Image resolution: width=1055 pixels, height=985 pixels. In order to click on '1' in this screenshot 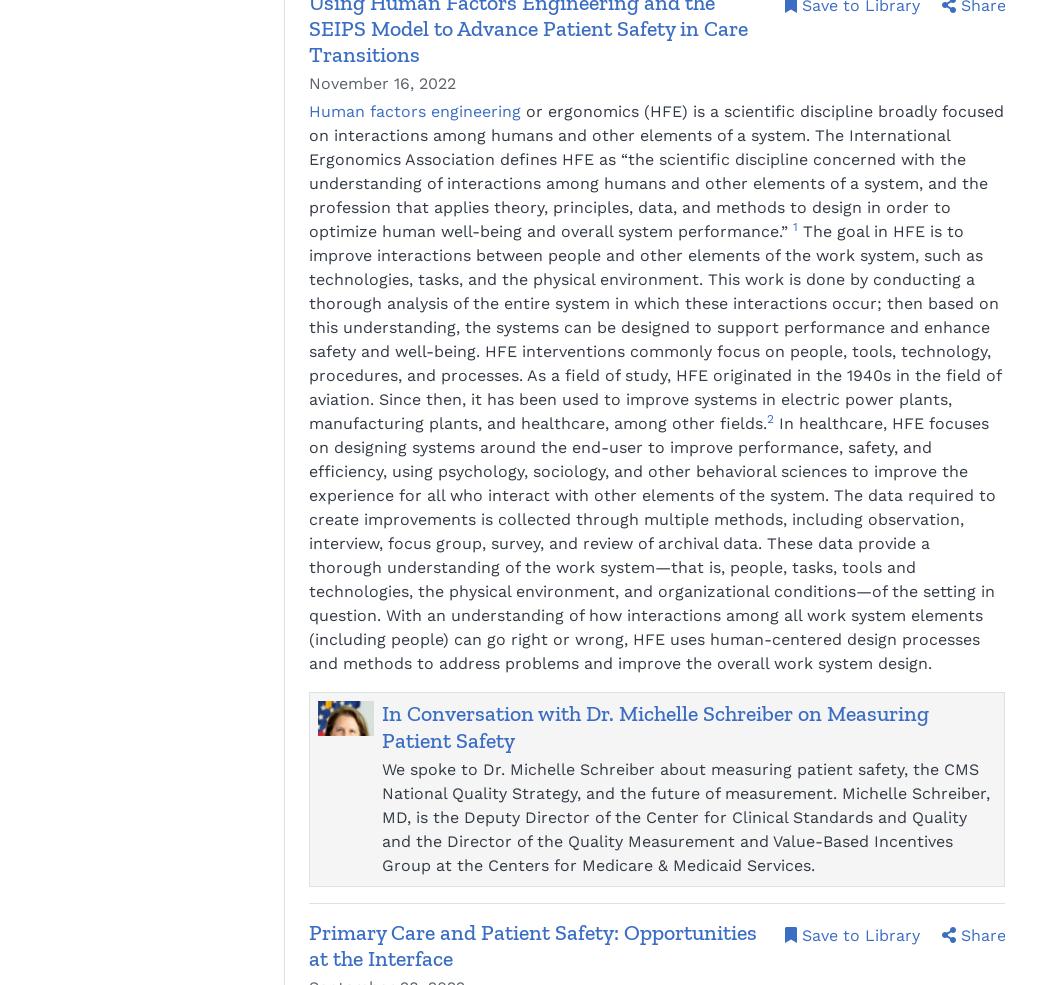, I will do `click(792, 226)`.